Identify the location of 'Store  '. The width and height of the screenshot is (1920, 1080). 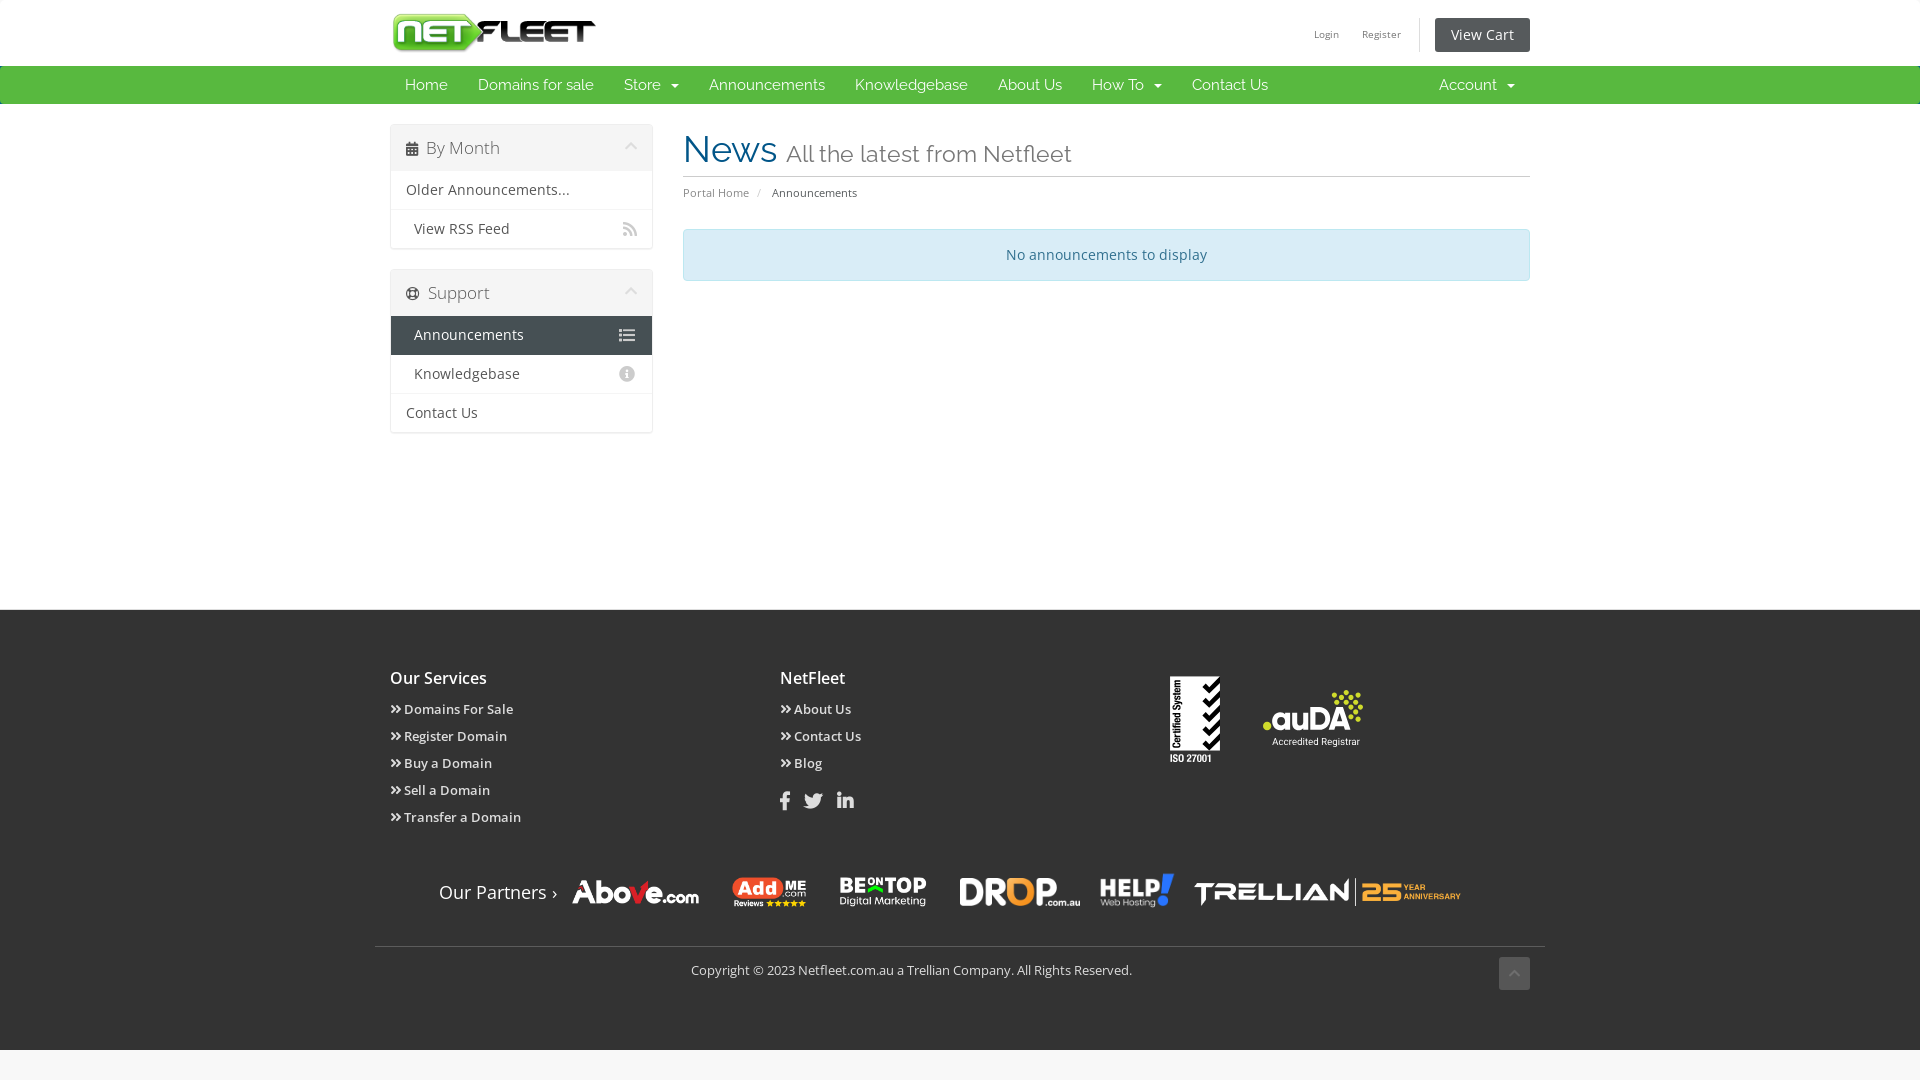
(651, 83).